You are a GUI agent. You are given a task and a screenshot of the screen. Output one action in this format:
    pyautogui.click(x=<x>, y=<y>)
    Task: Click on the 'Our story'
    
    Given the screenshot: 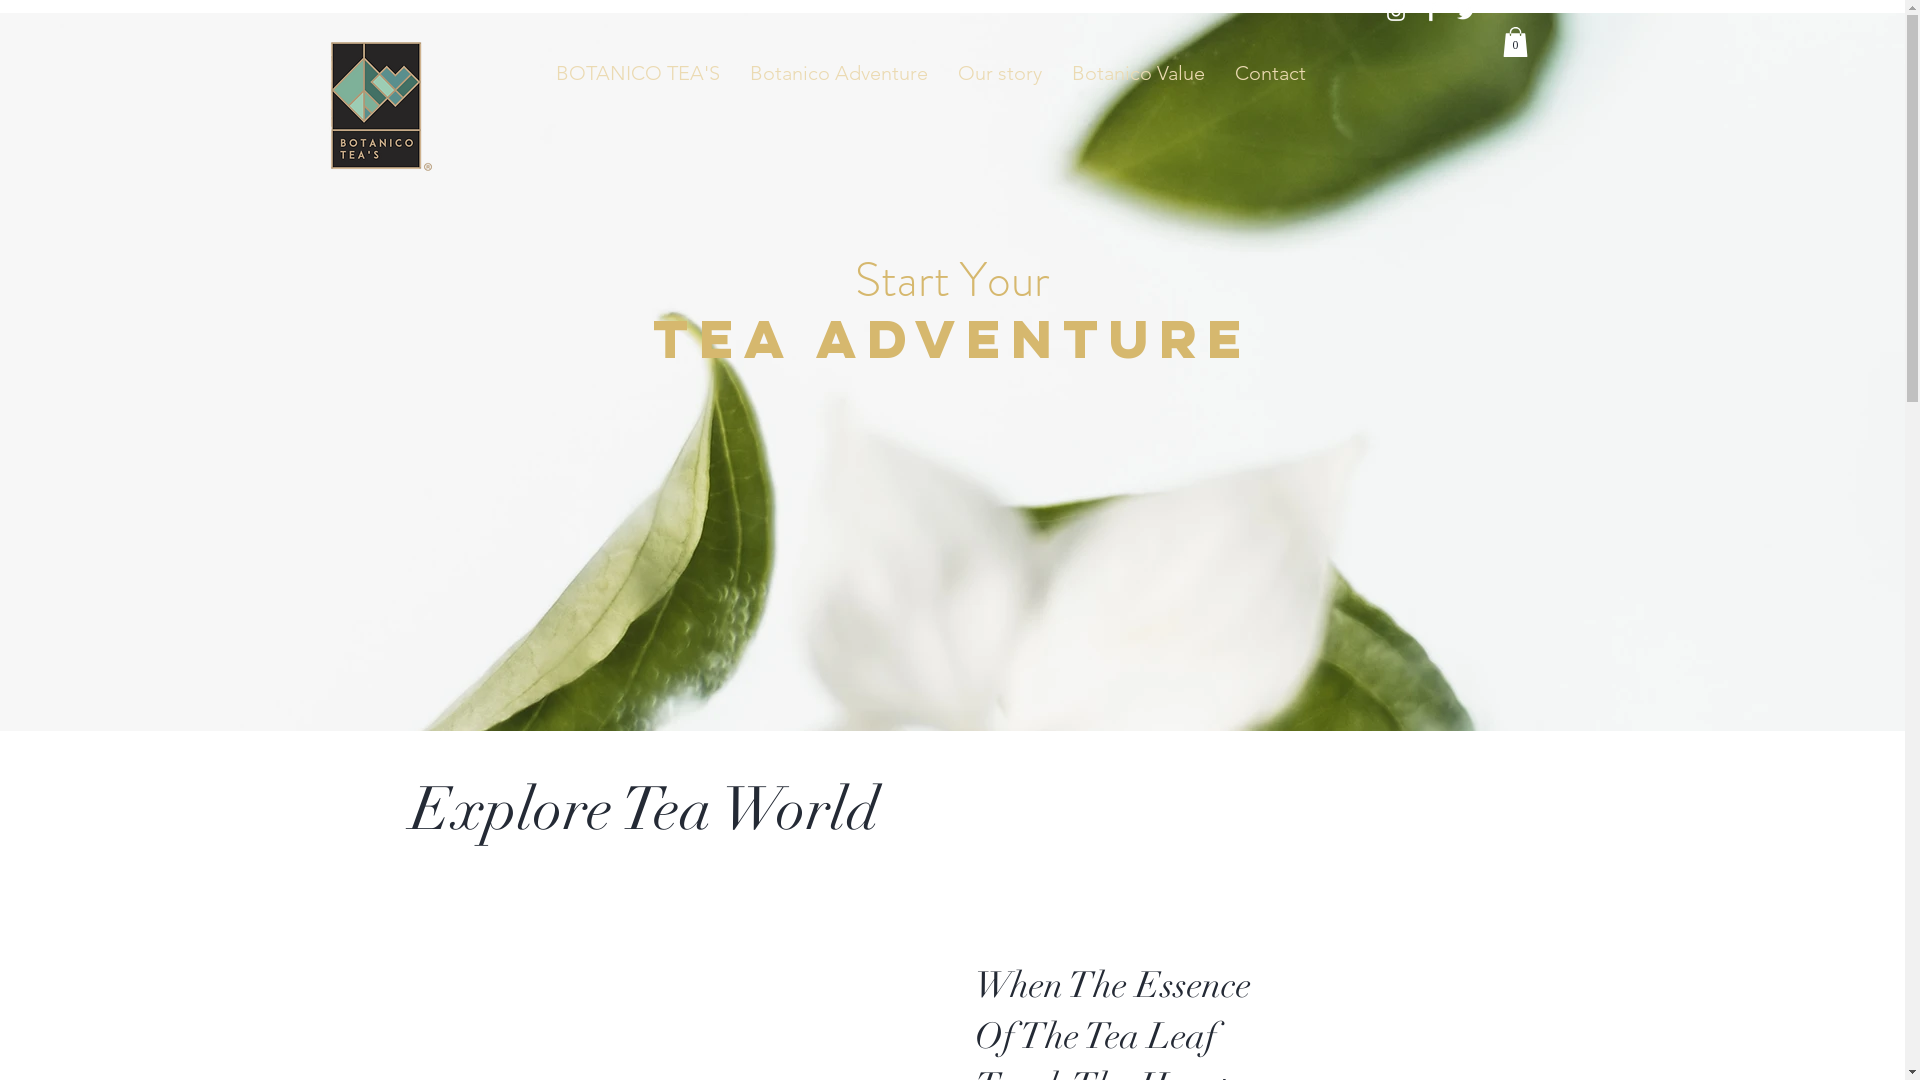 What is the action you would take?
    pyautogui.click(x=999, y=72)
    